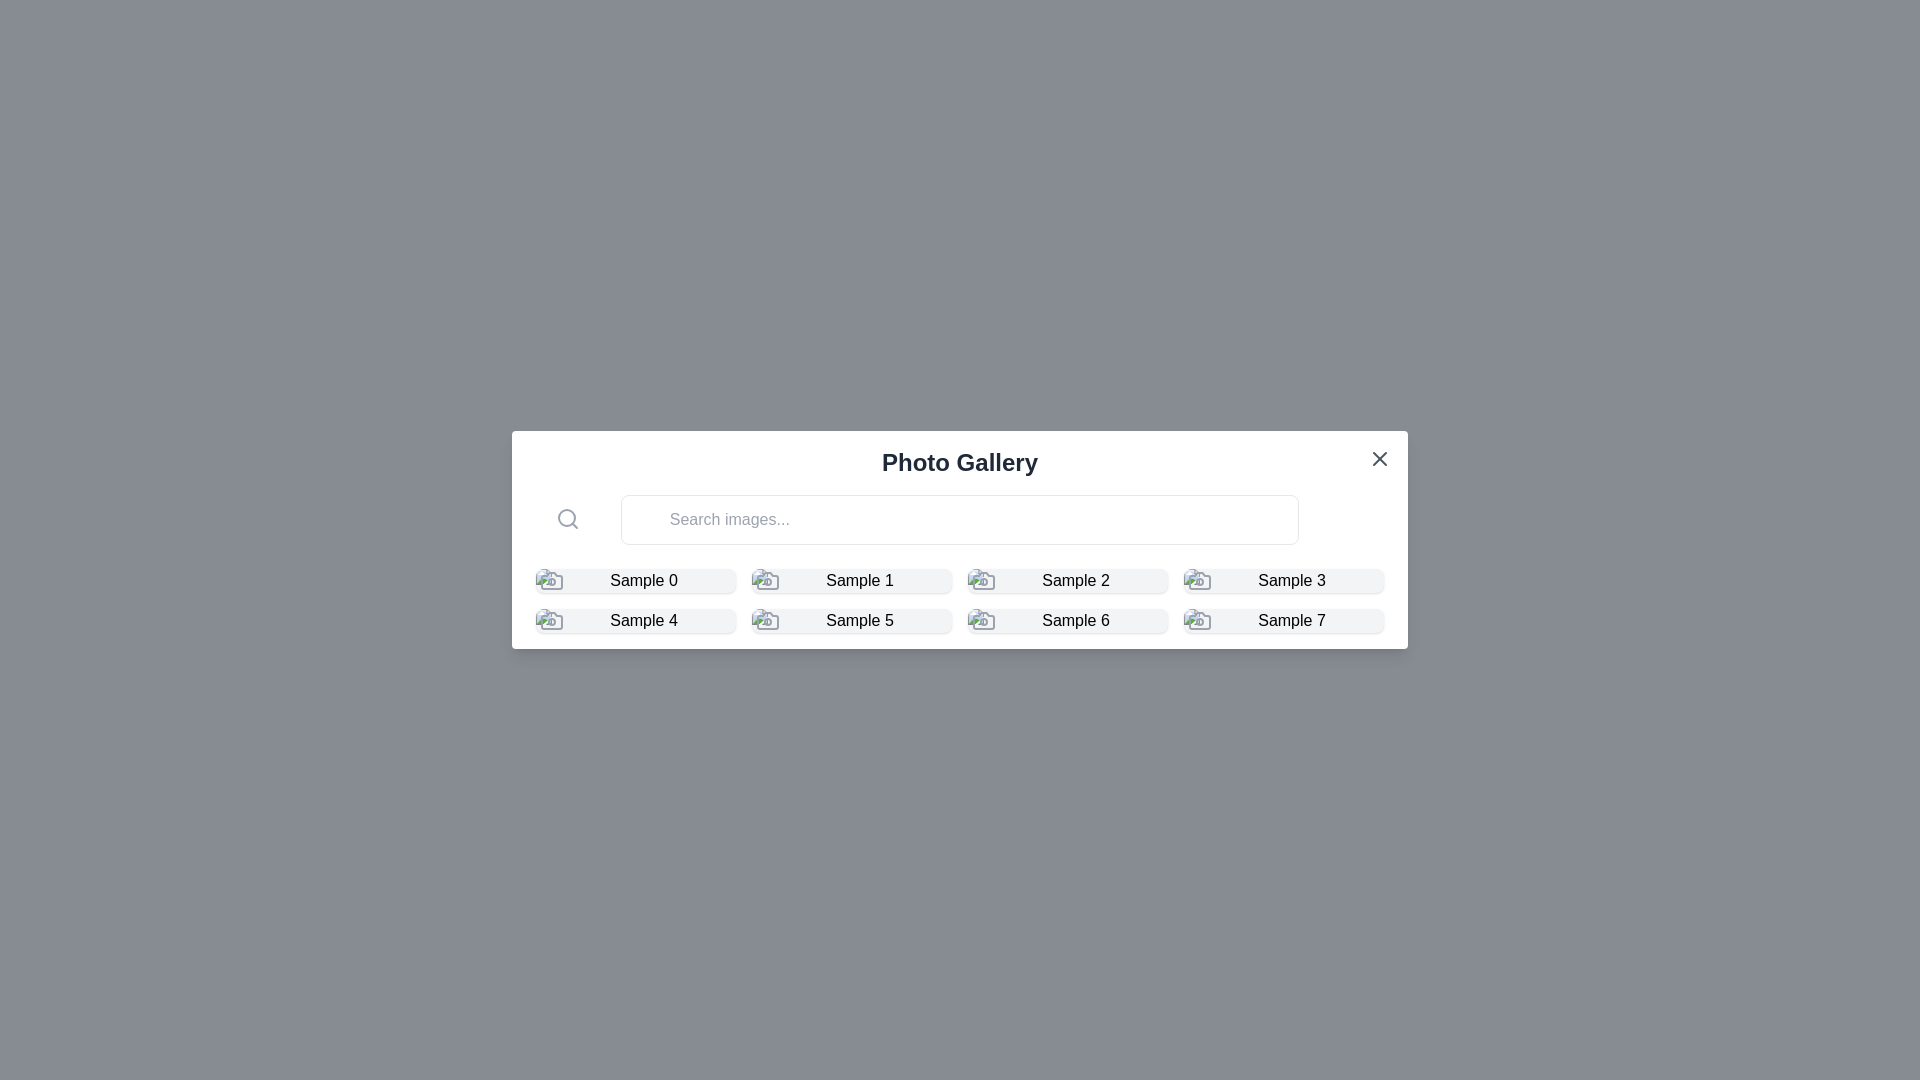 The image size is (1920, 1080). Describe the element at coordinates (767, 620) in the screenshot. I see `the decorative icon representing a photo in the 'Photo Gallery' interface, specifically the element in the second position of the second row, which is part of the thumbnail labeled 'Sample 5'` at that location.